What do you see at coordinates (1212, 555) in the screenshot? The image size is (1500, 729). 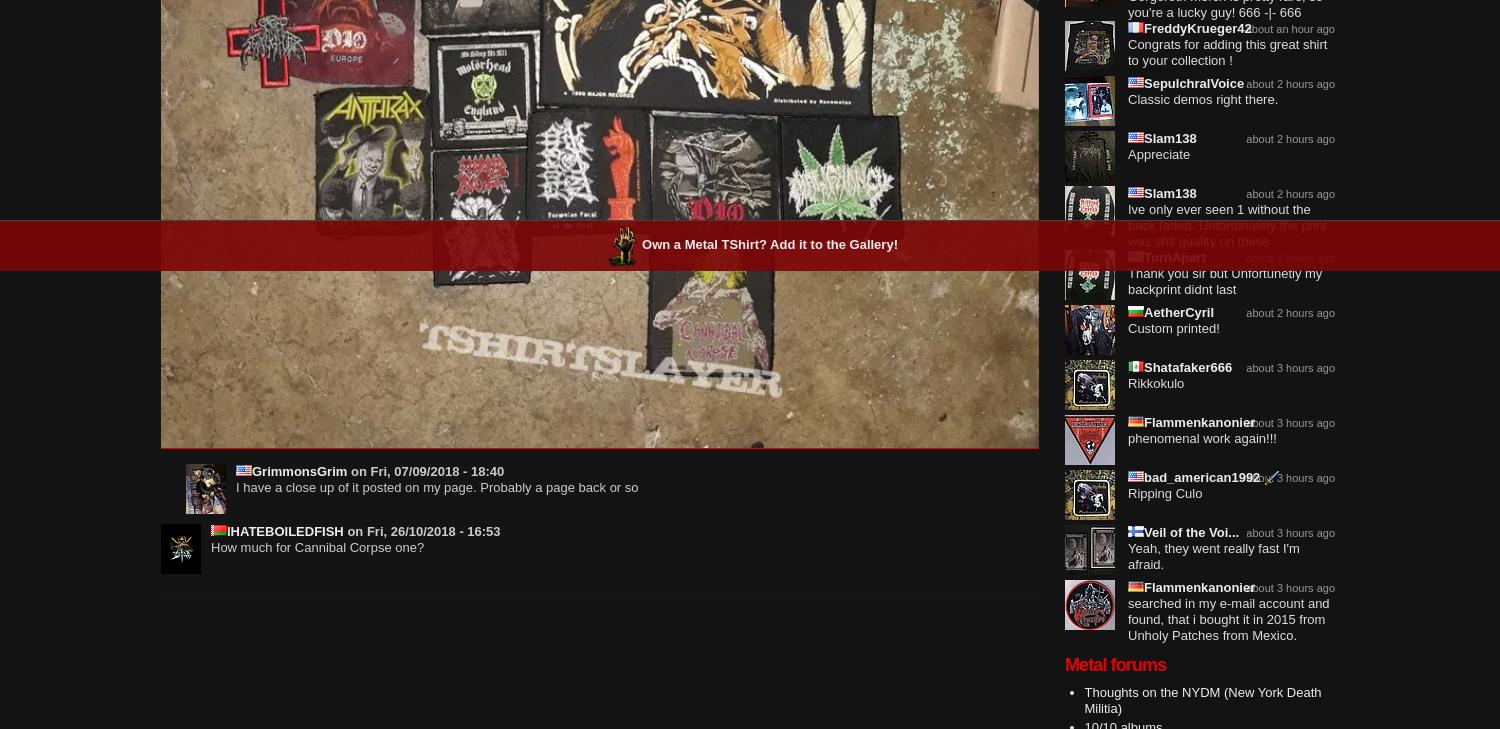 I see `'Yeah, they went really fast I'm afraid.'` at bounding box center [1212, 555].